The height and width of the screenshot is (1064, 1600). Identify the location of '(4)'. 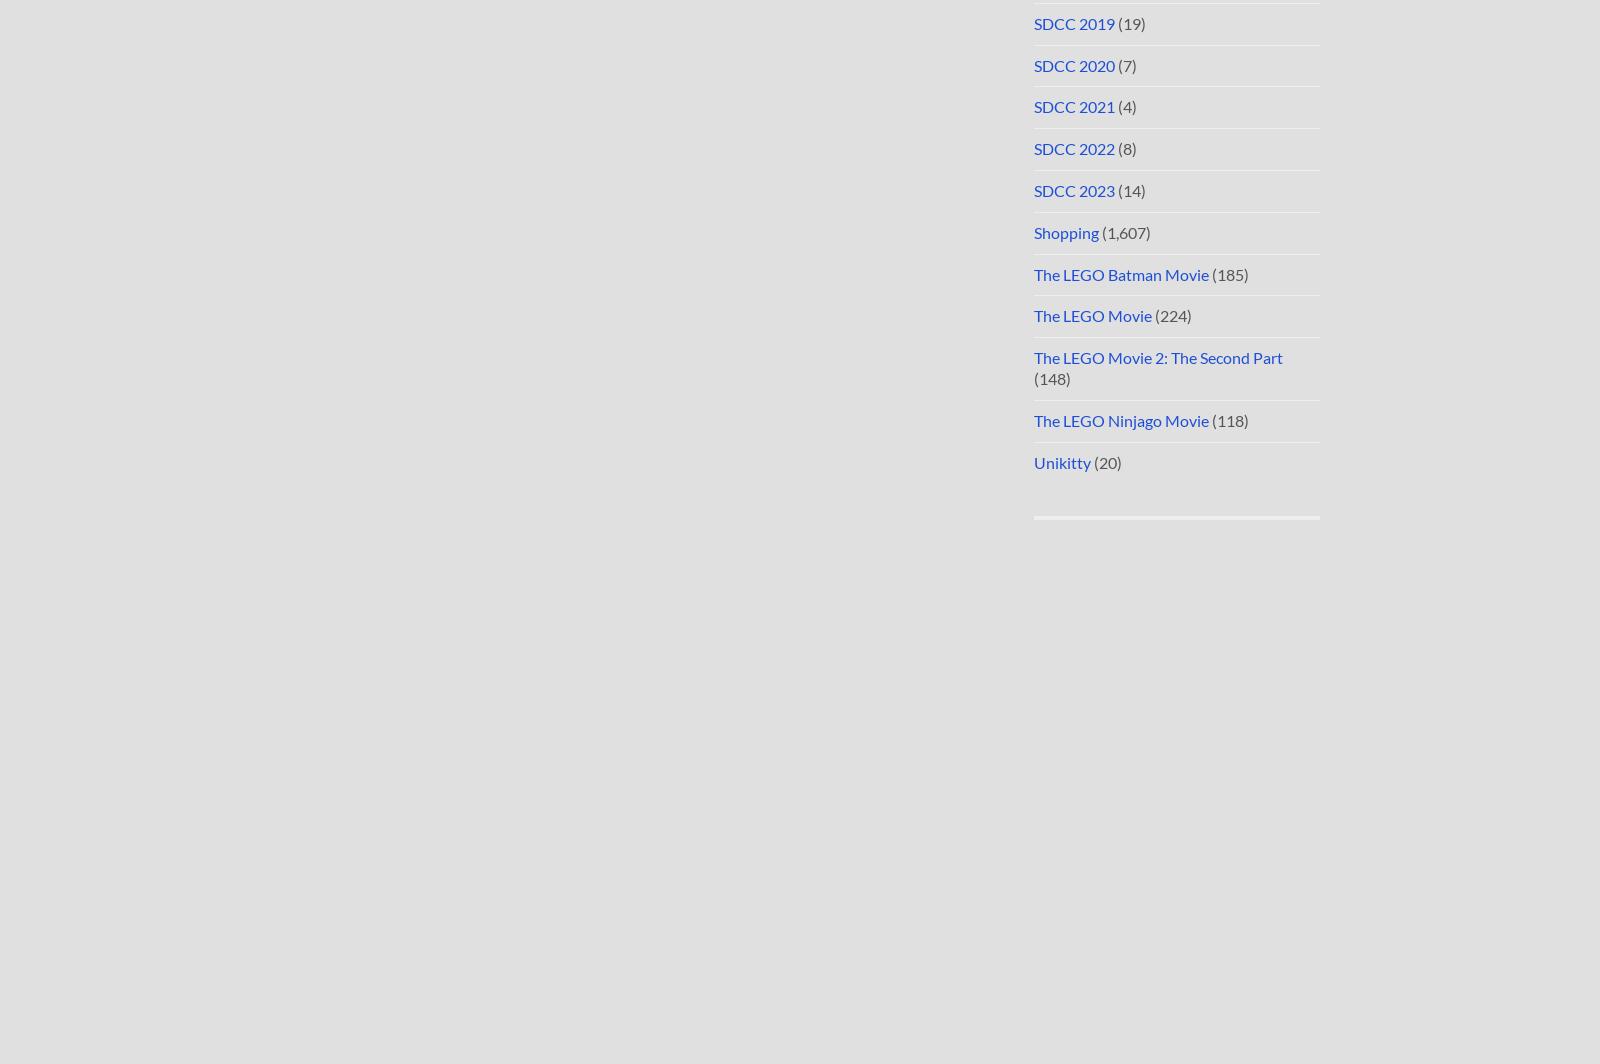
(1125, 106).